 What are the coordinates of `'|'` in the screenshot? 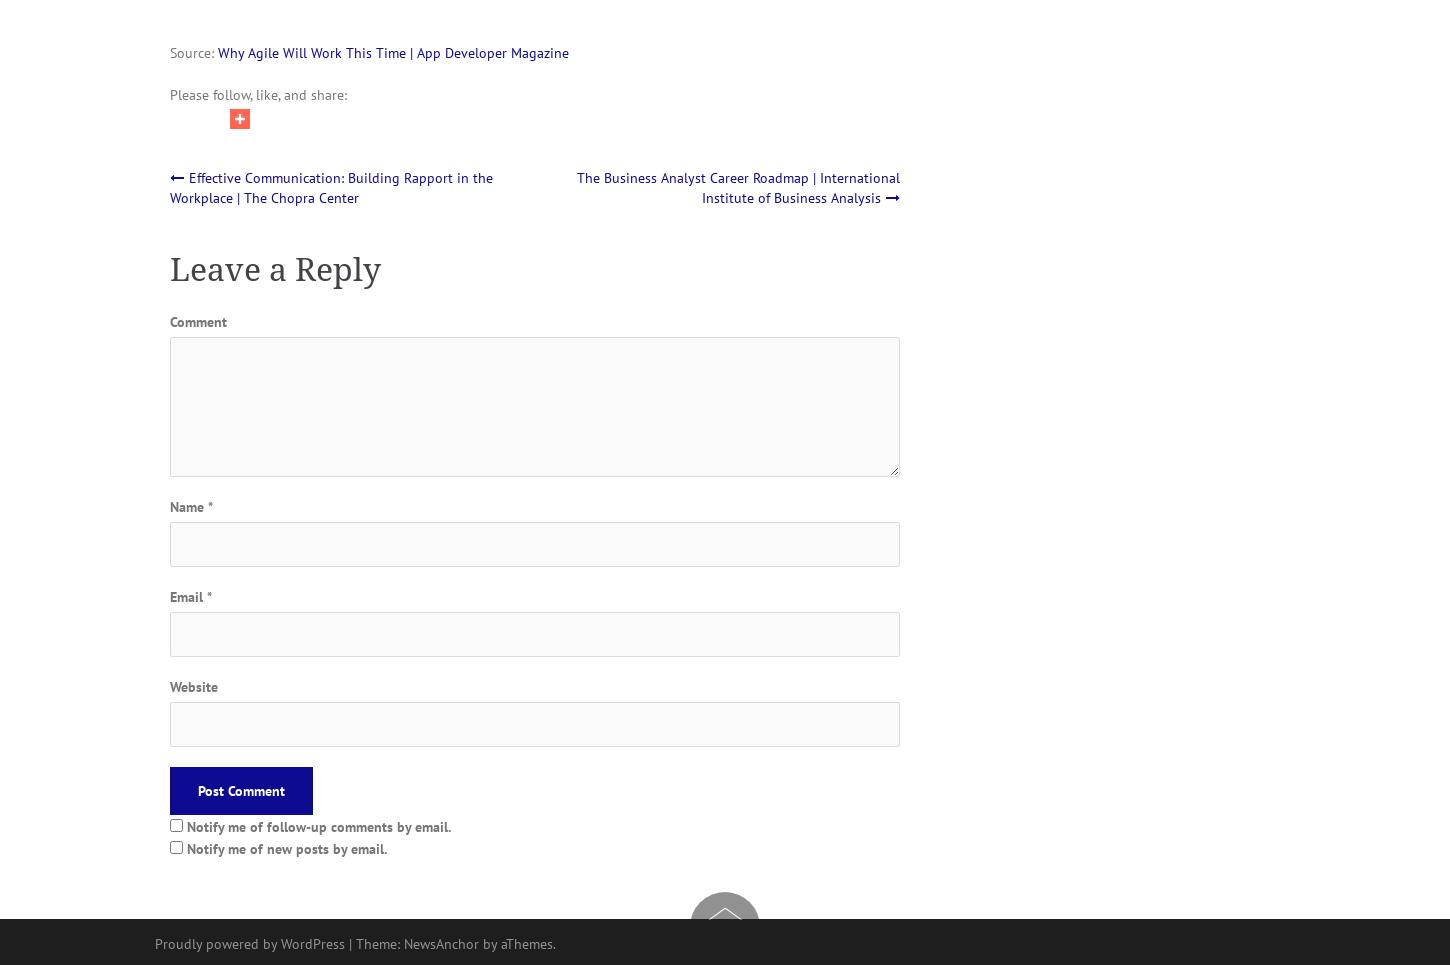 It's located at (352, 943).